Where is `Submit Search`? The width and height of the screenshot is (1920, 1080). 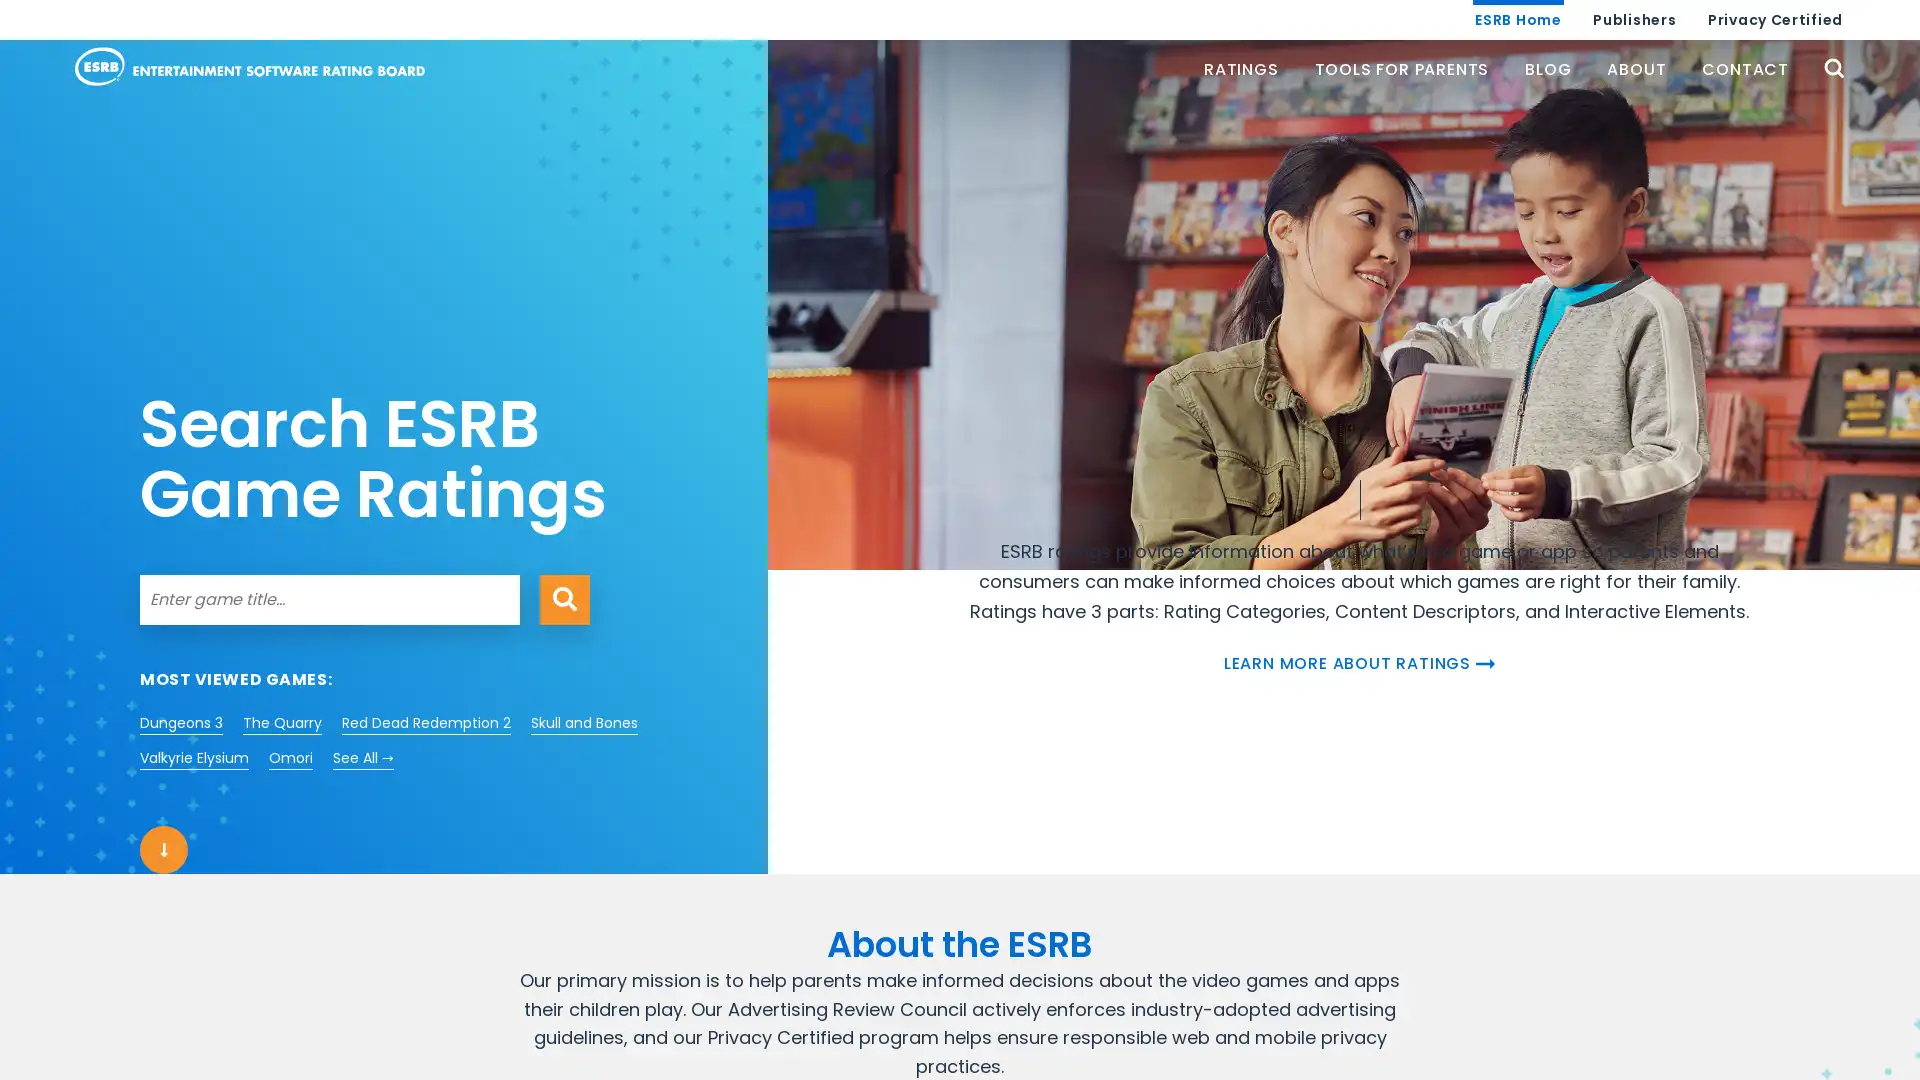
Submit Search is located at coordinates (564, 597).